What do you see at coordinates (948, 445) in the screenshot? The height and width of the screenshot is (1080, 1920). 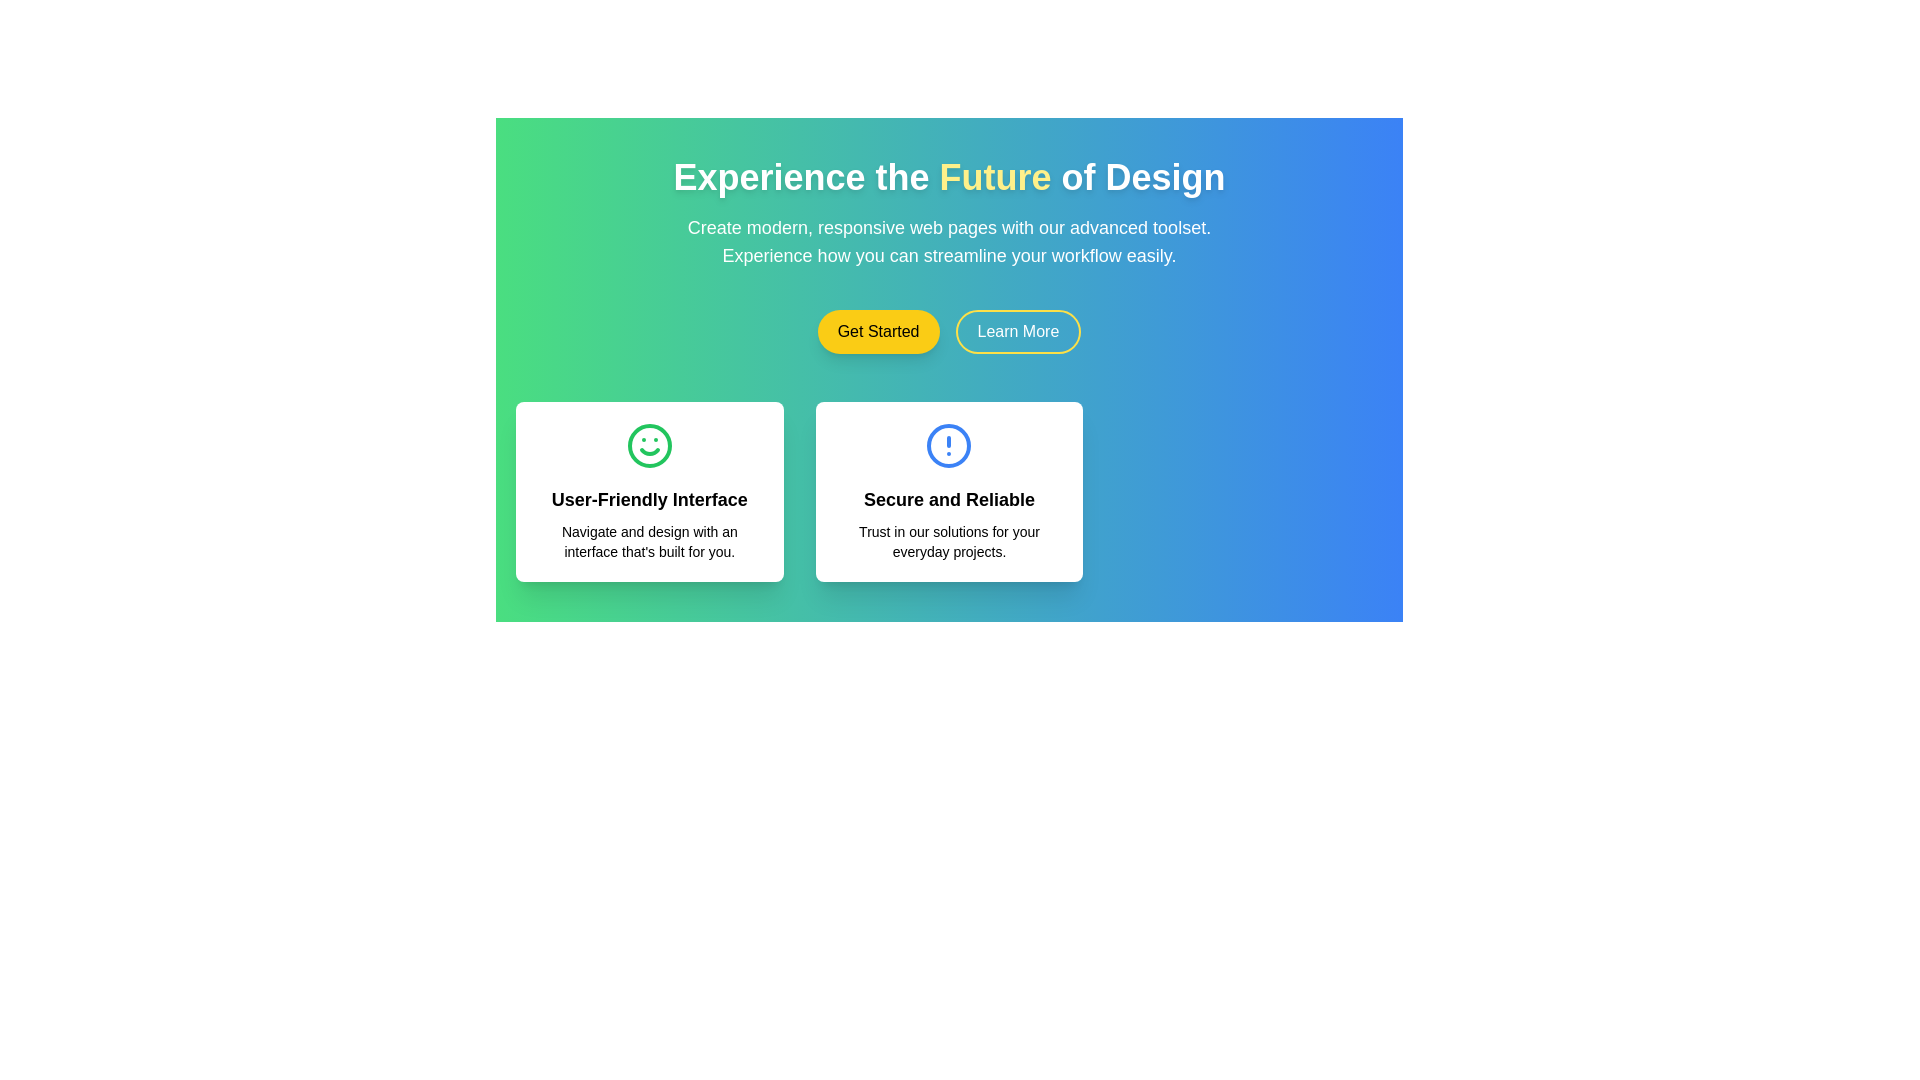 I see `attention-grabbing icon located in the upper middle portion of the card labeled 'Secure and Reliable' for additional information` at bounding box center [948, 445].